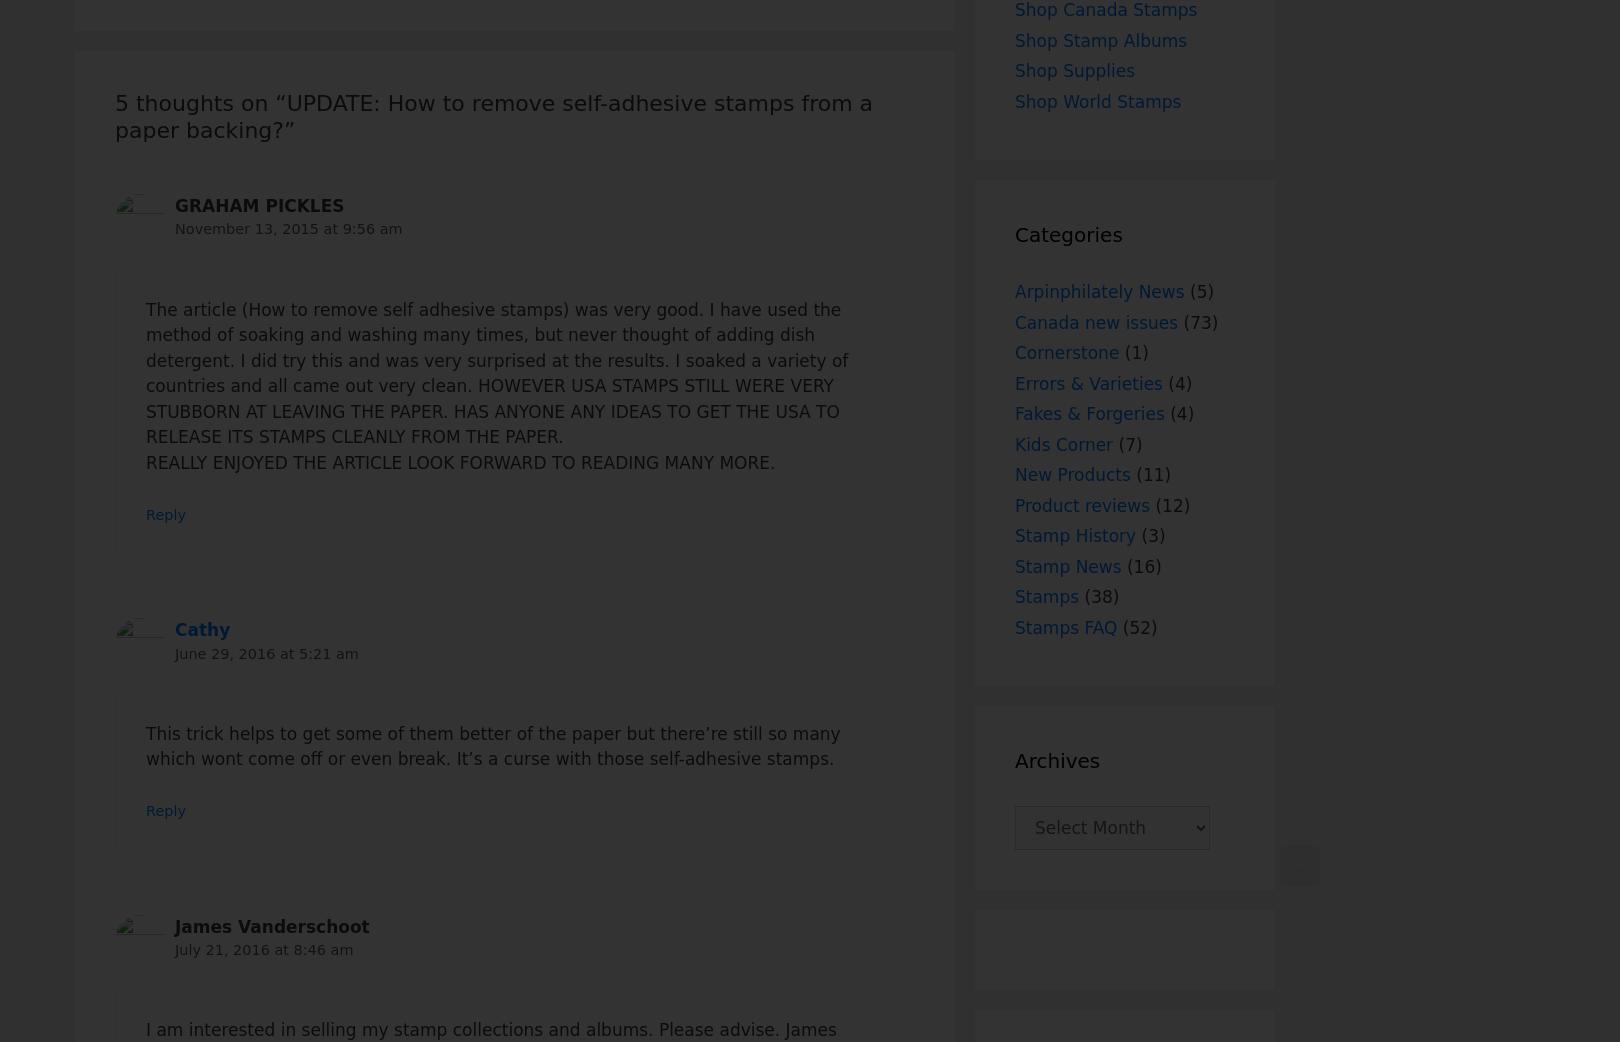 The width and height of the screenshot is (1620, 1042). I want to click on 'James Vanderschoot', so click(174, 925).